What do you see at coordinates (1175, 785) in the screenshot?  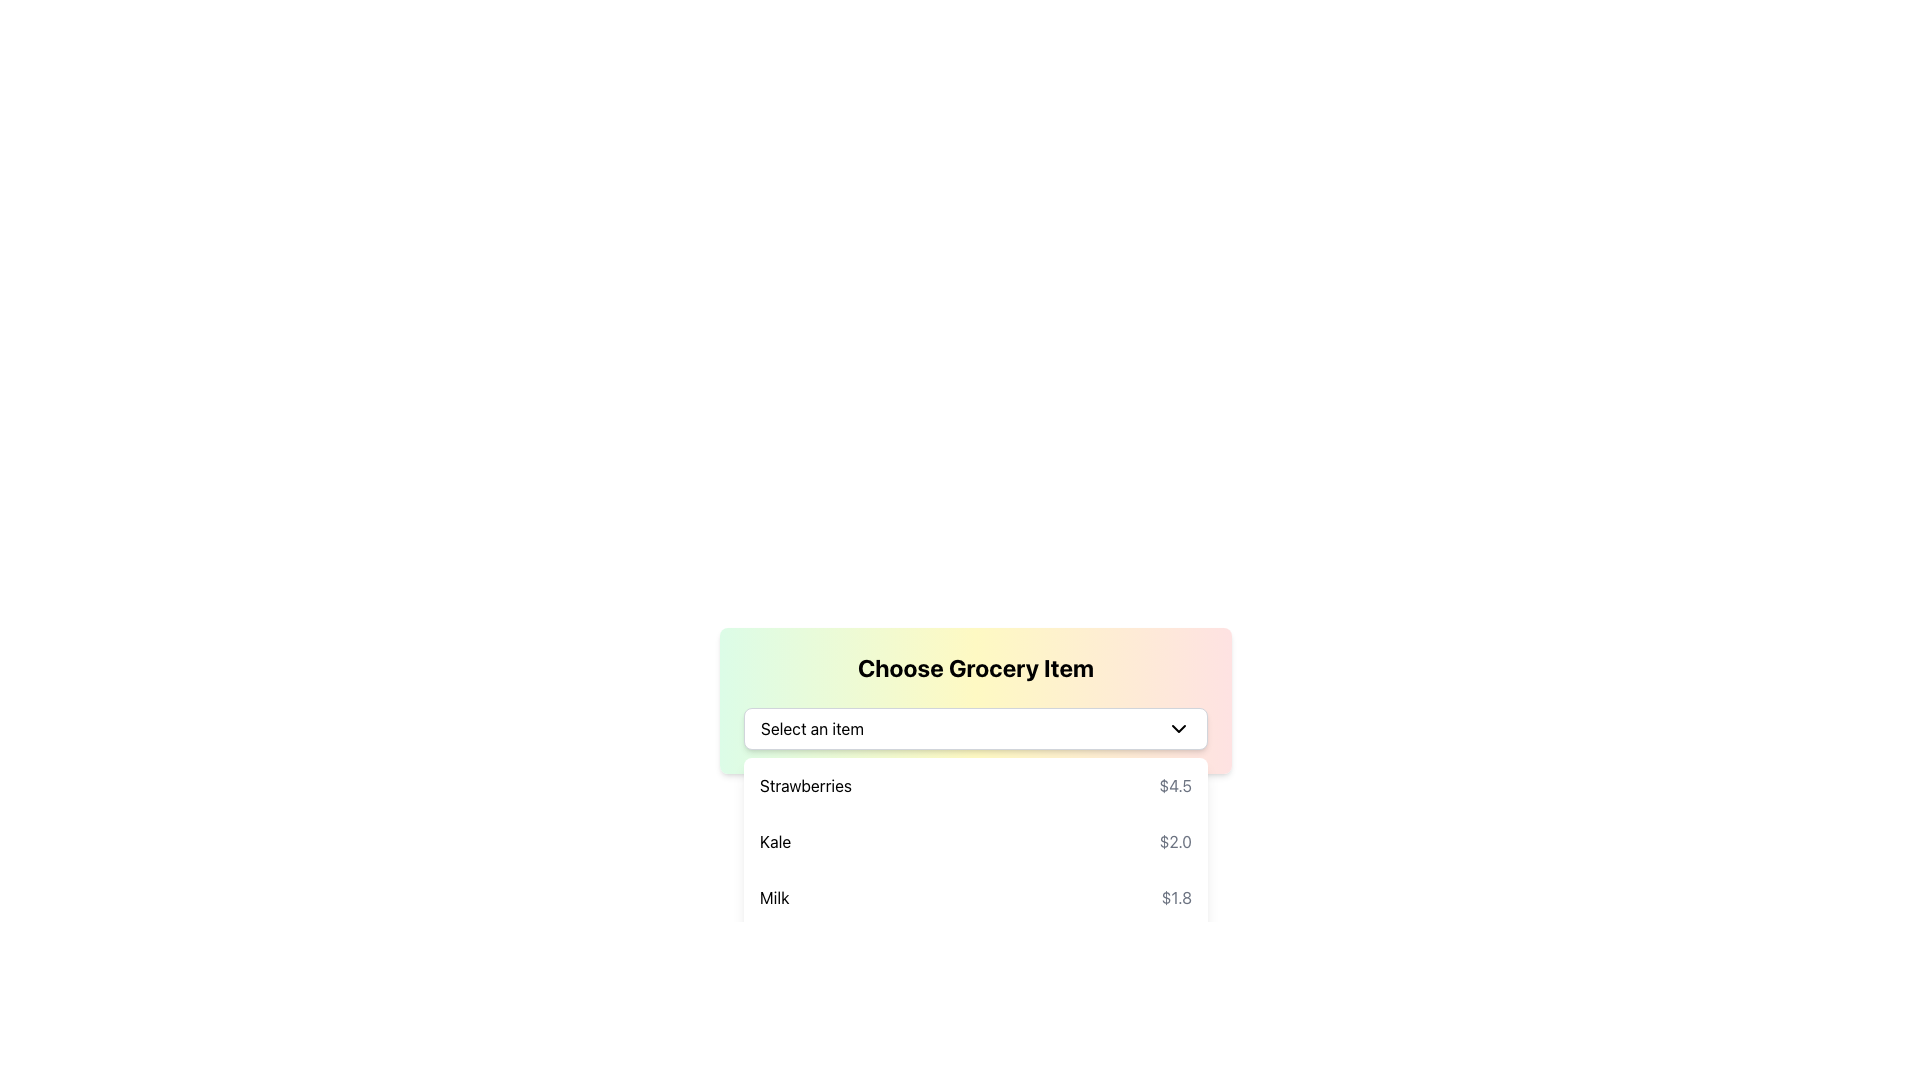 I see `the text label displaying '$4.5' which indicates the price of Strawberries, located to the far right of the grocery items list` at bounding box center [1175, 785].